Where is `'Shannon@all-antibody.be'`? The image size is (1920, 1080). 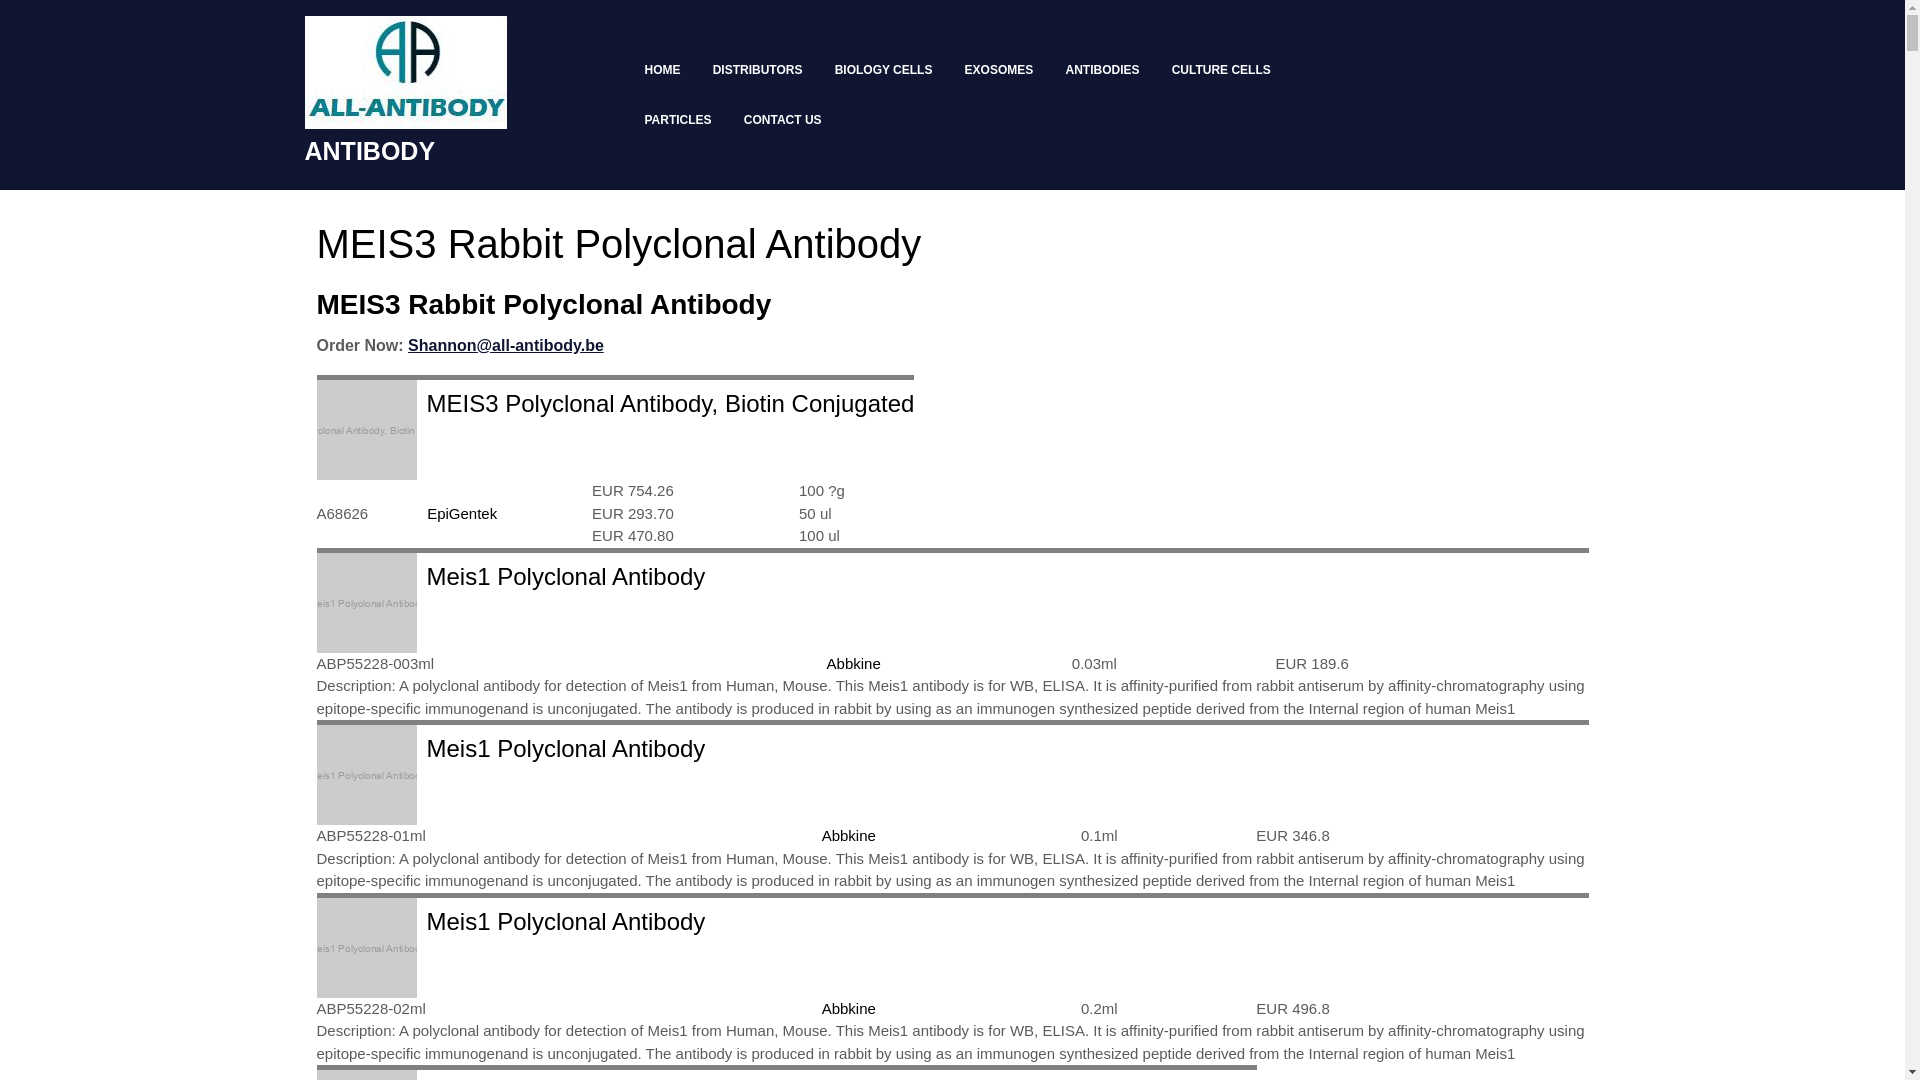 'Shannon@all-antibody.be' is located at coordinates (407, 344).